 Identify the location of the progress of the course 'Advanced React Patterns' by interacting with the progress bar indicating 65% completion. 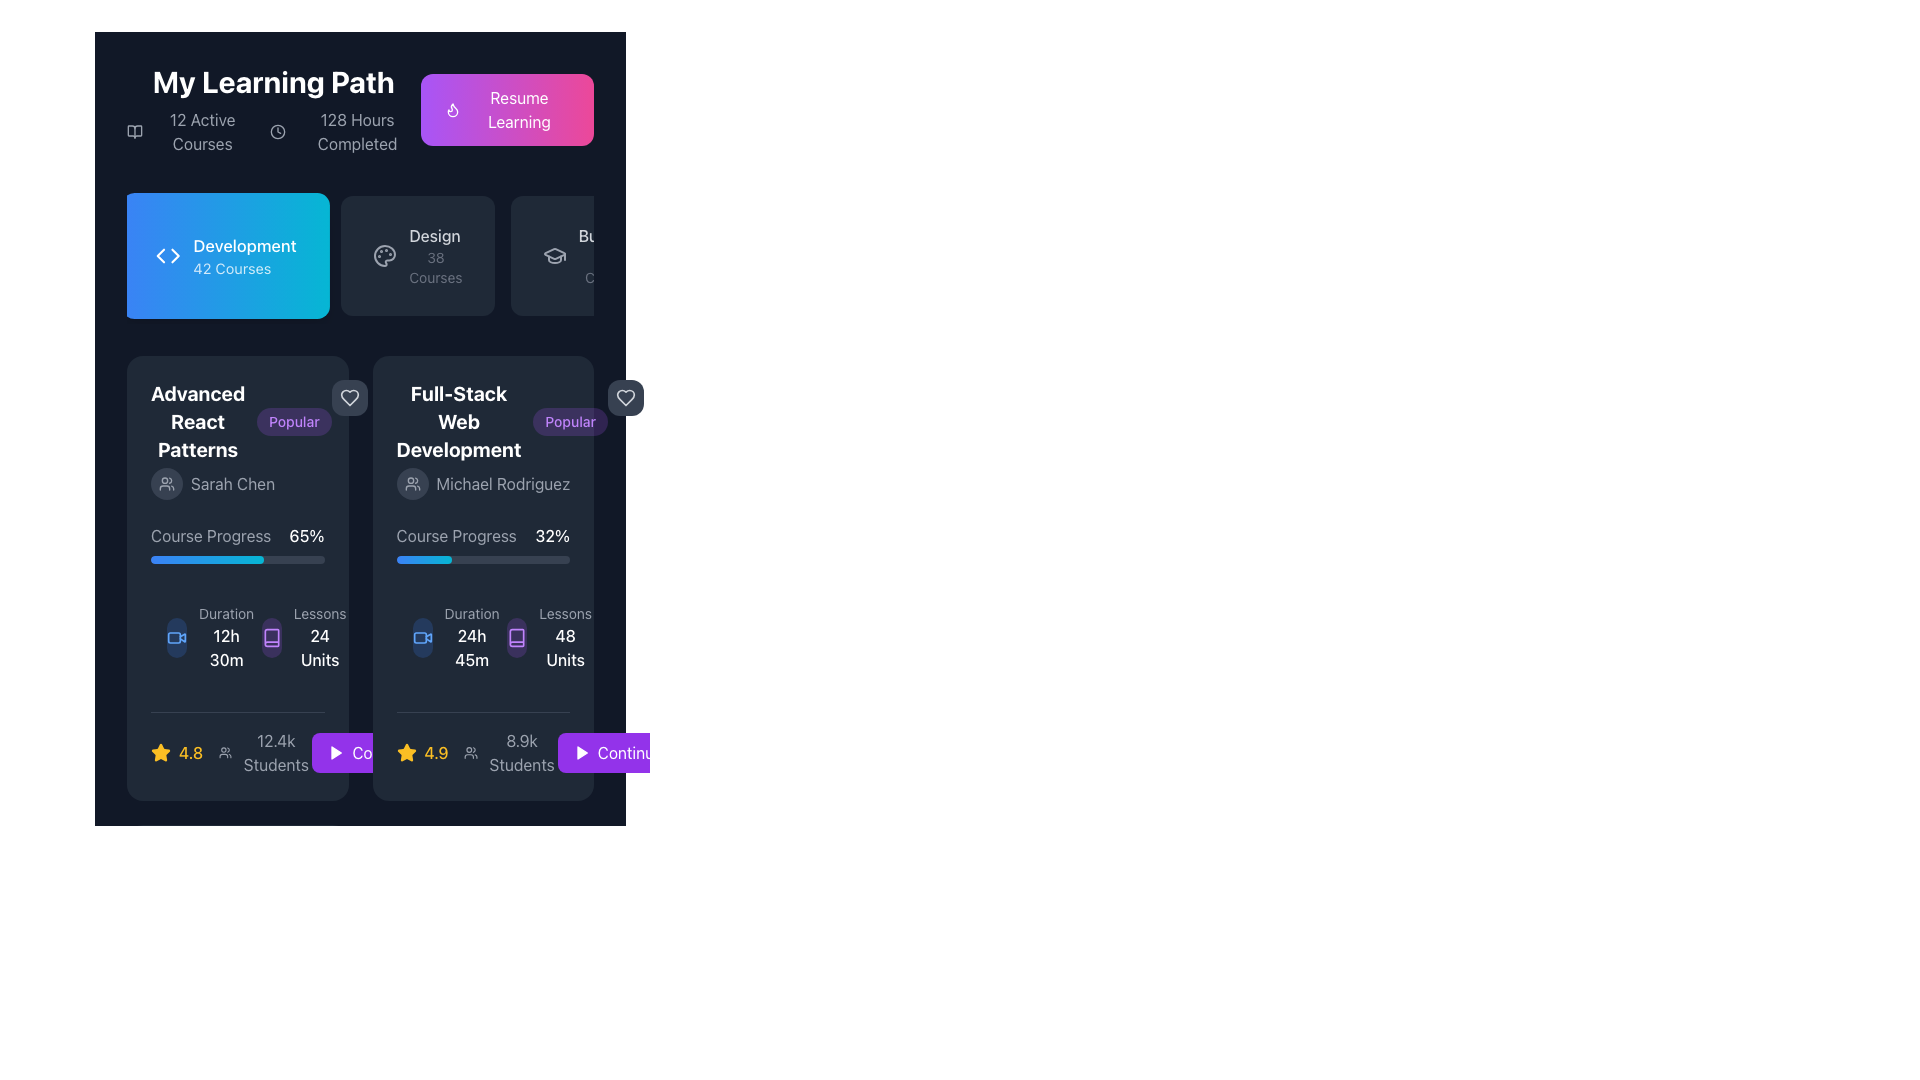
(237, 559).